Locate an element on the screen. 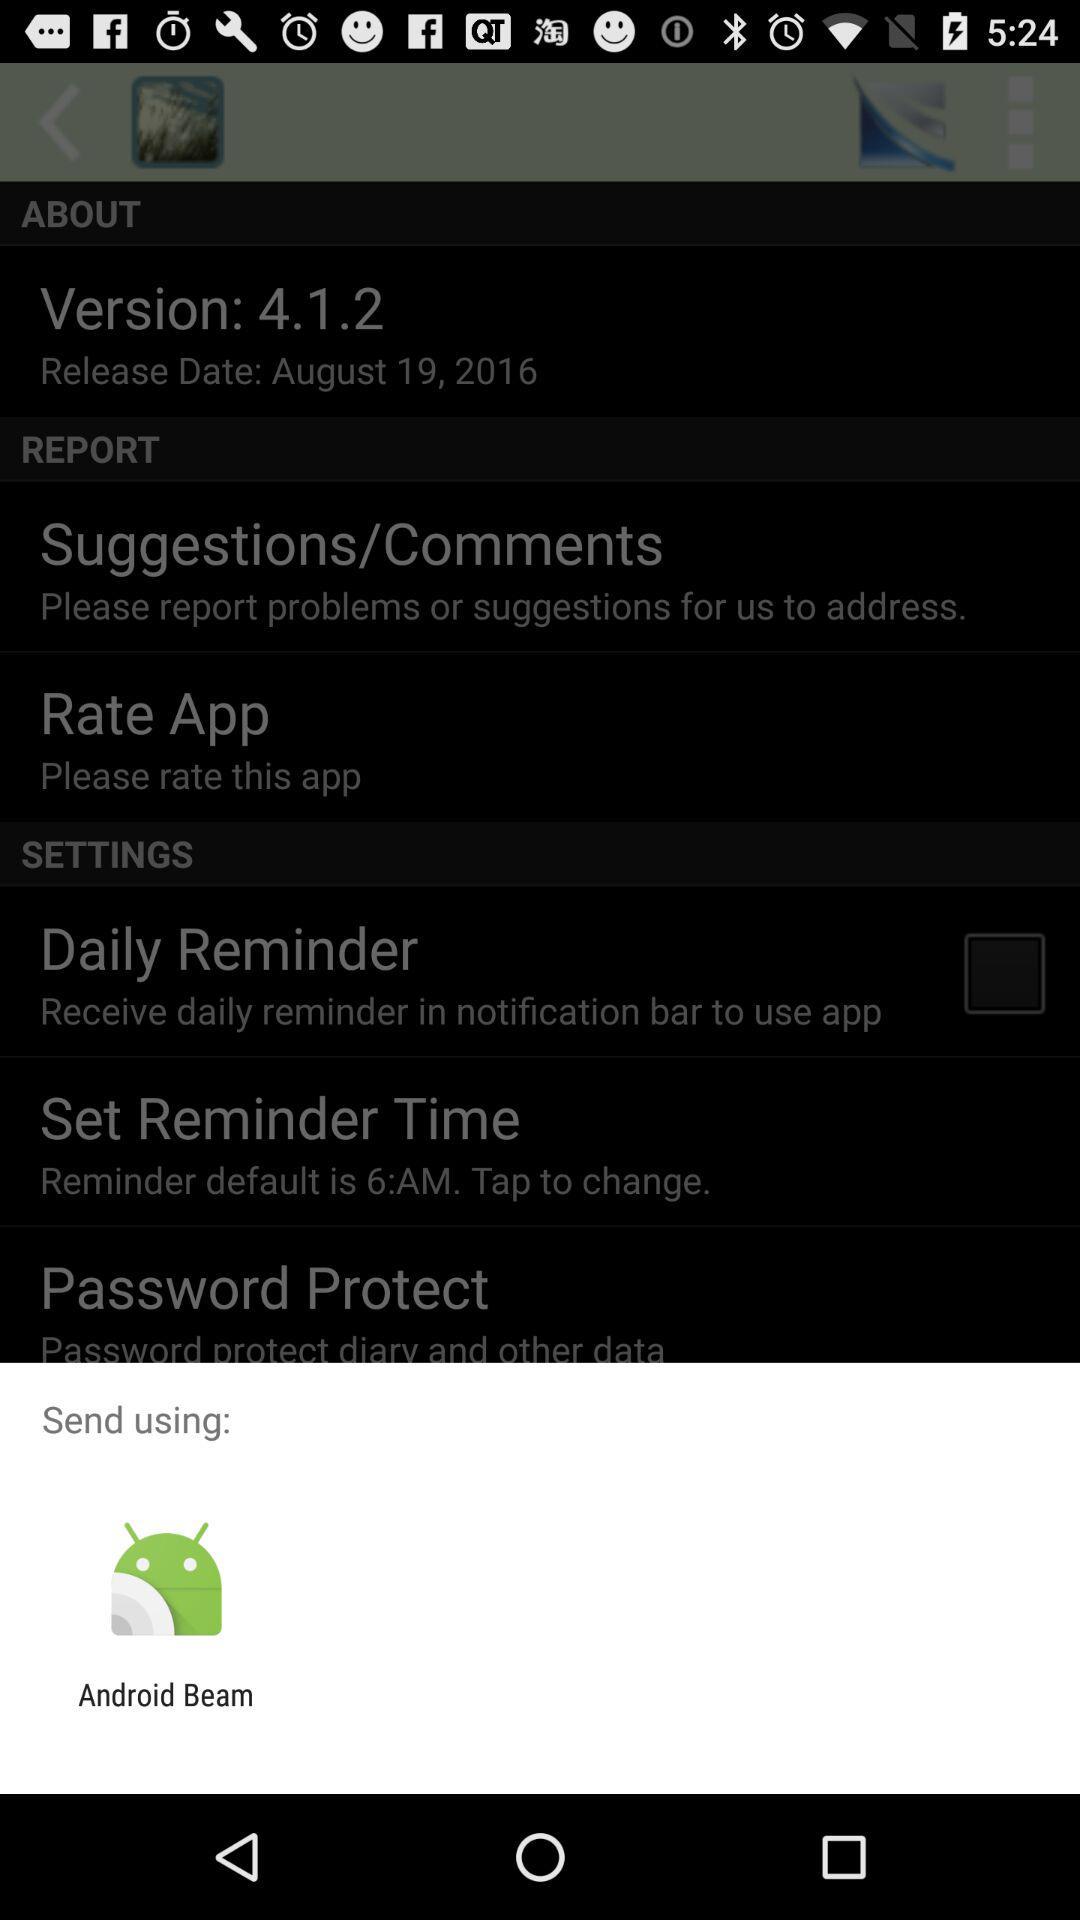 This screenshot has width=1080, height=1920. icon above the android beam app is located at coordinates (165, 1579).